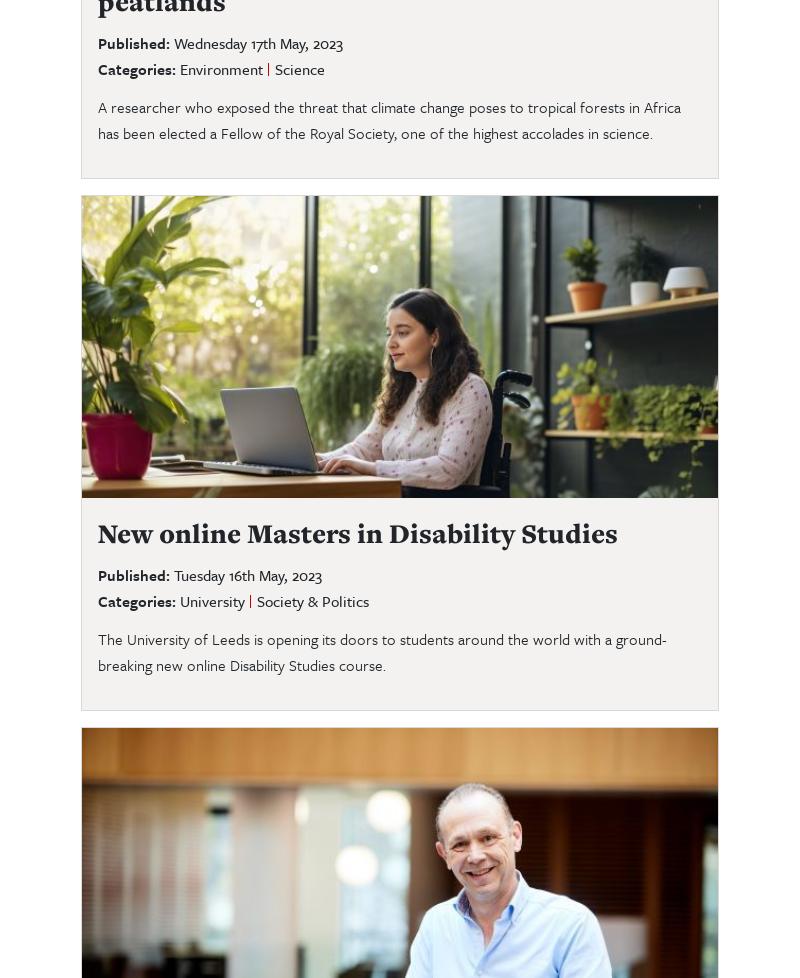 The height and width of the screenshot is (978, 800). What do you see at coordinates (247, 573) in the screenshot?
I see `'Tuesday 16th May, 2023'` at bounding box center [247, 573].